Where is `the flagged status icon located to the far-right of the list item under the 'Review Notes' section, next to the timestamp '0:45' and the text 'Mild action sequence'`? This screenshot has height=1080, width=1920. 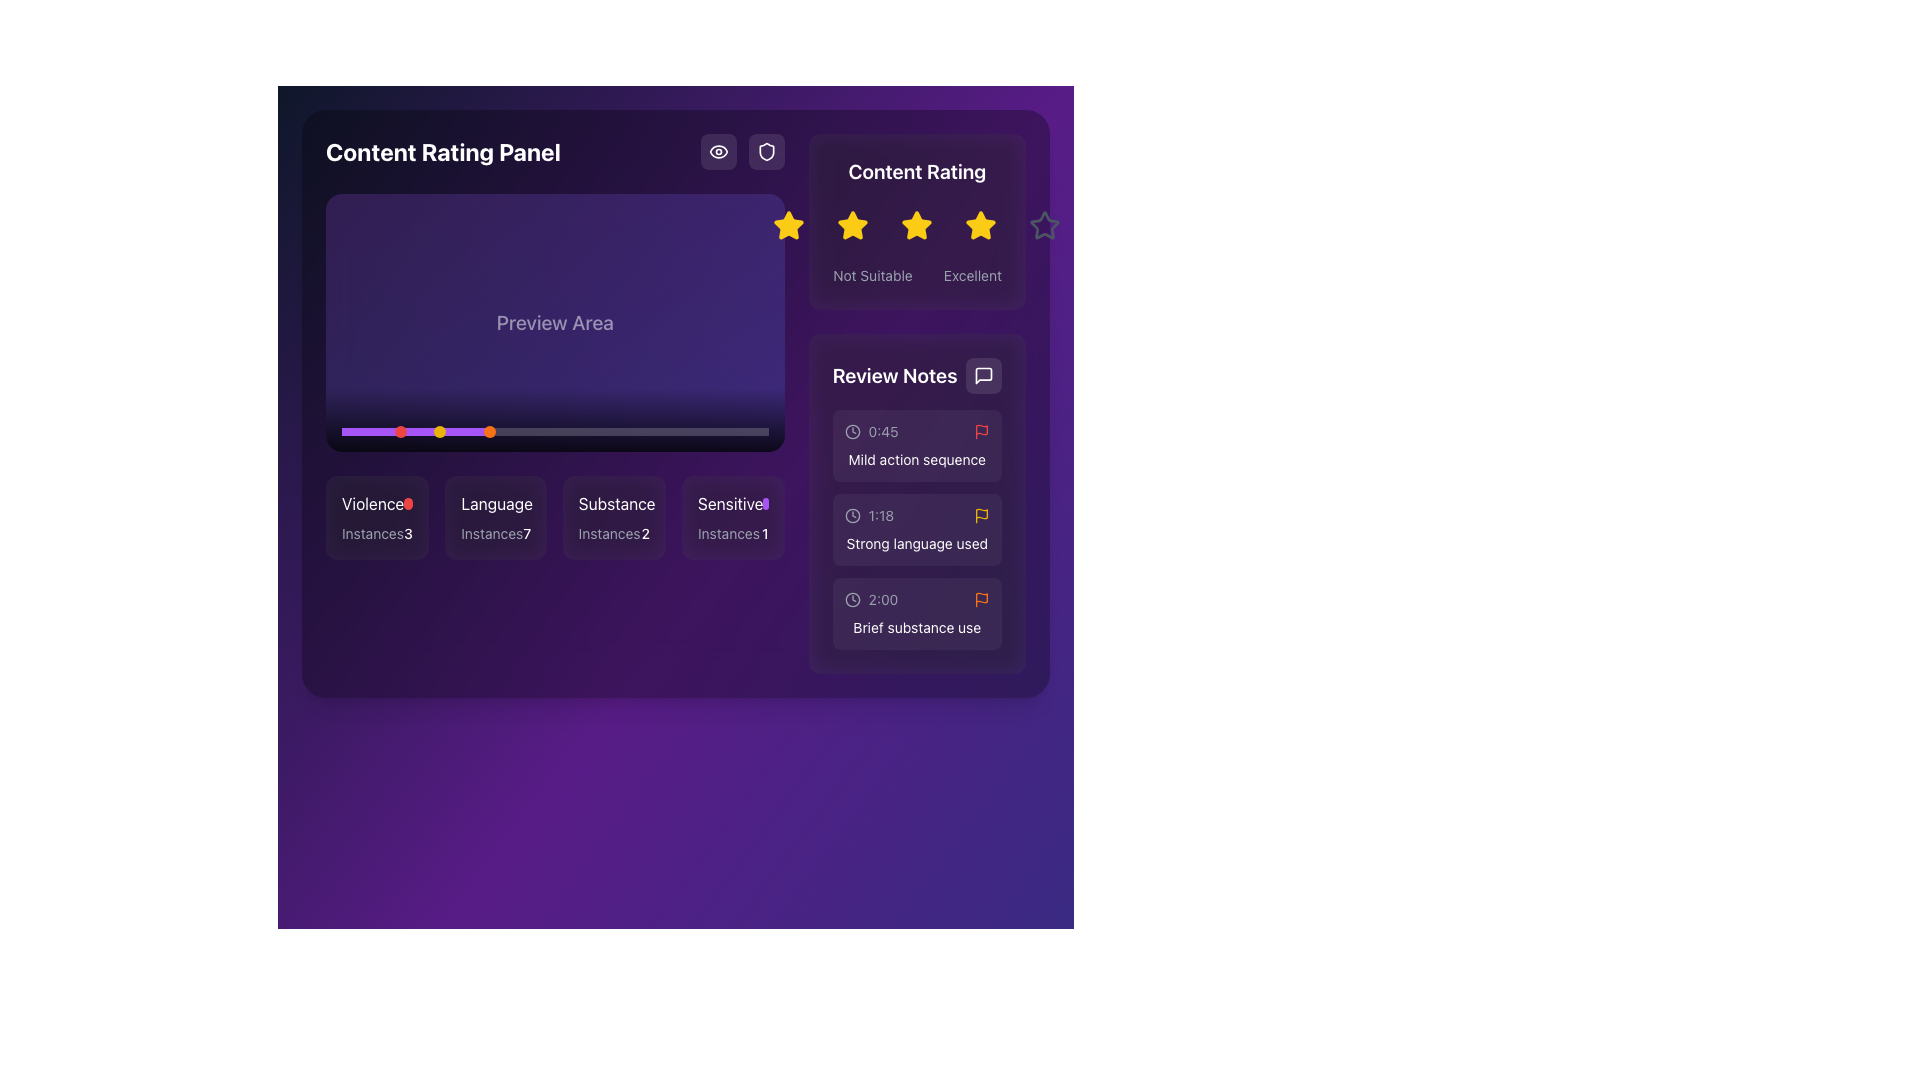
the flagged status icon located to the far-right of the list item under the 'Review Notes' section, next to the timestamp '0:45' and the text 'Mild action sequence' is located at coordinates (981, 431).